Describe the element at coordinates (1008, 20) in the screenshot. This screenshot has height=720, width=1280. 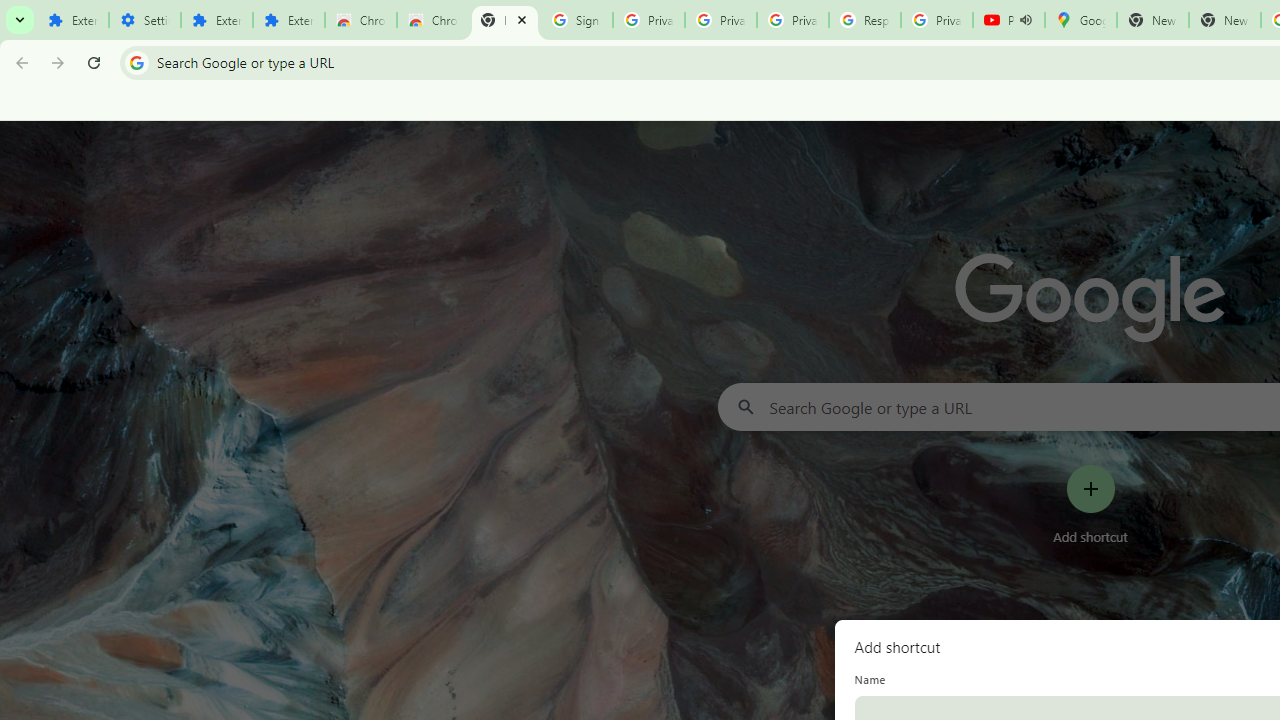
I see `'Personalized AI for you | Gemini - YouTube - Audio playing'` at that location.